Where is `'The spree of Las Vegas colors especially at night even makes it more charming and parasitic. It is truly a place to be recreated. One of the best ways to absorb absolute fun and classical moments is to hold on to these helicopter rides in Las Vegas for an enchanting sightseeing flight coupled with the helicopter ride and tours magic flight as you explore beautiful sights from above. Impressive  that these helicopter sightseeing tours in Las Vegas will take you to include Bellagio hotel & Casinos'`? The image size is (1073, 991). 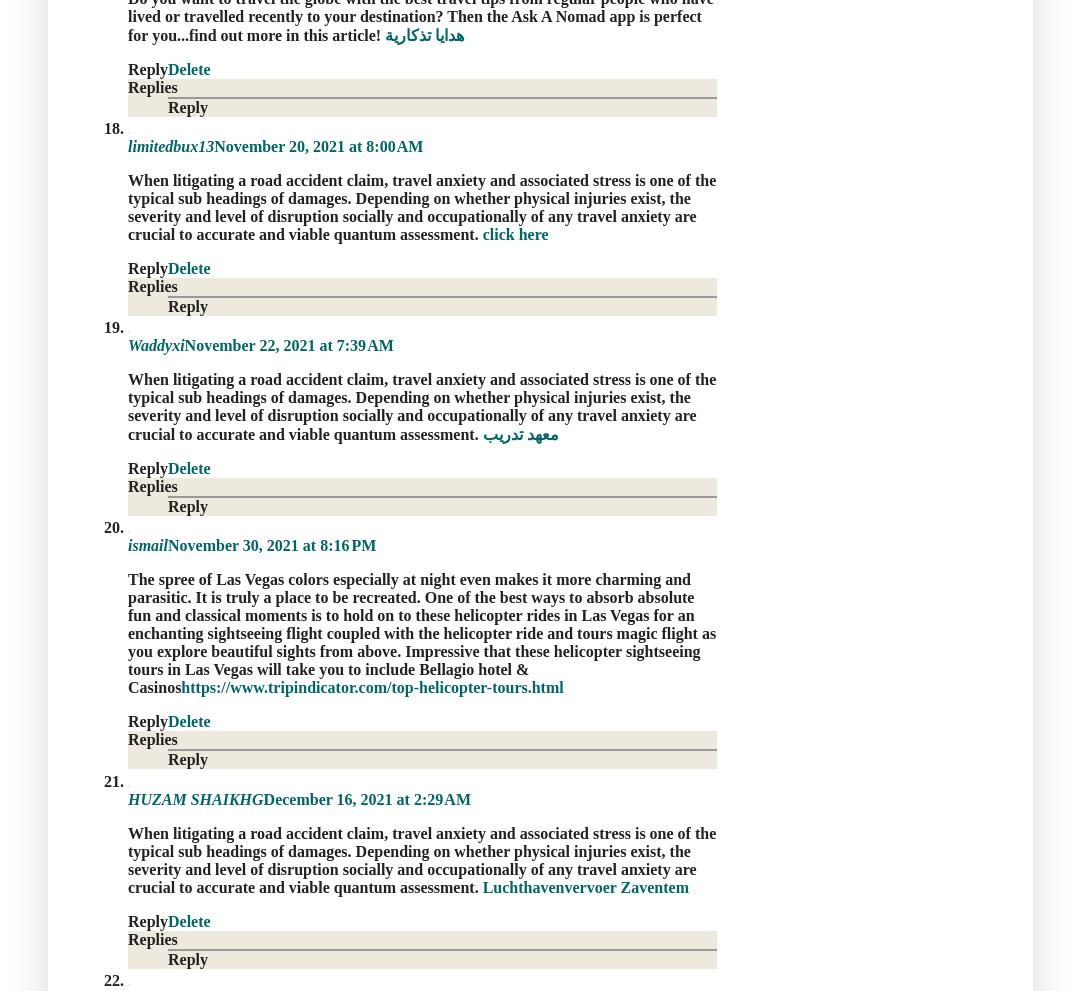 'The spree of Las Vegas colors especially at night even makes it more charming and parasitic. It is truly a place to be recreated. One of the best ways to absorb absolute fun and classical moments is to hold on to these helicopter rides in Las Vegas for an enchanting sightseeing flight coupled with the helicopter ride and tours magic flight as you explore beautiful sights from above. Impressive  that these helicopter sightseeing tours in Las Vegas will take you to include Bellagio hotel & Casinos' is located at coordinates (422, 632).